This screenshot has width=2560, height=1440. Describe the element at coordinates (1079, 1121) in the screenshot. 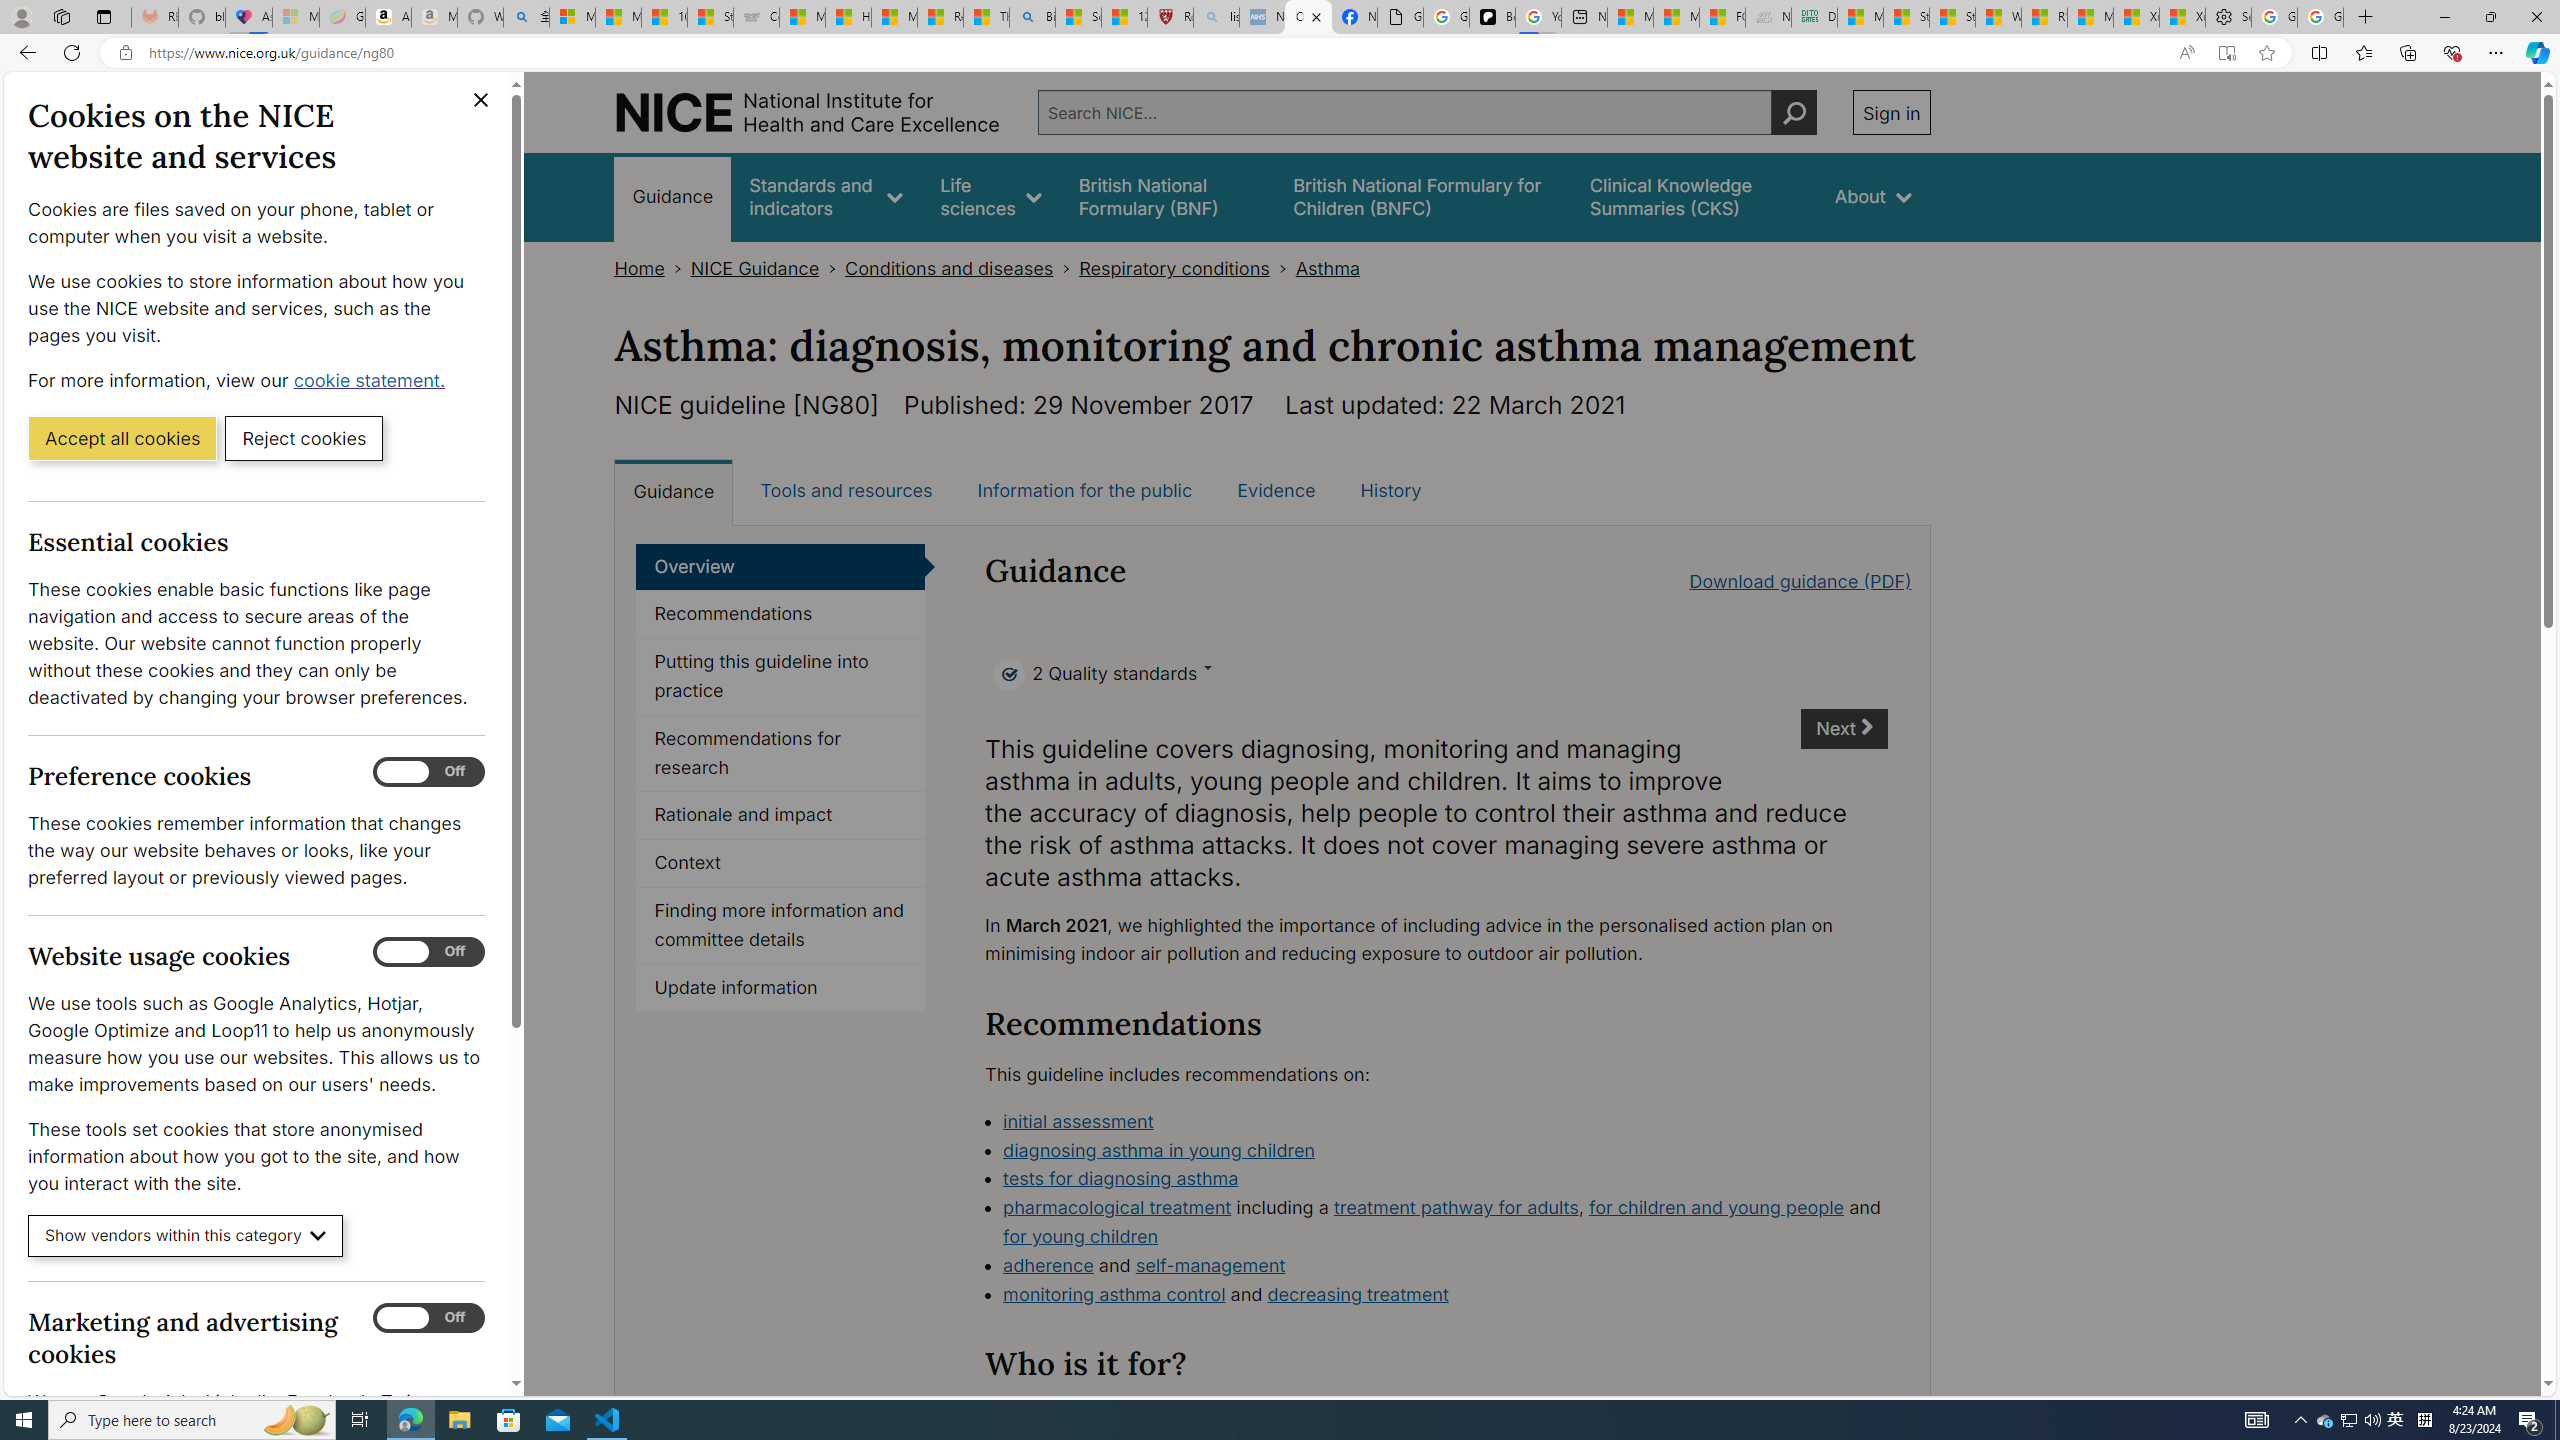

I see `'initial assessment'` at that location.